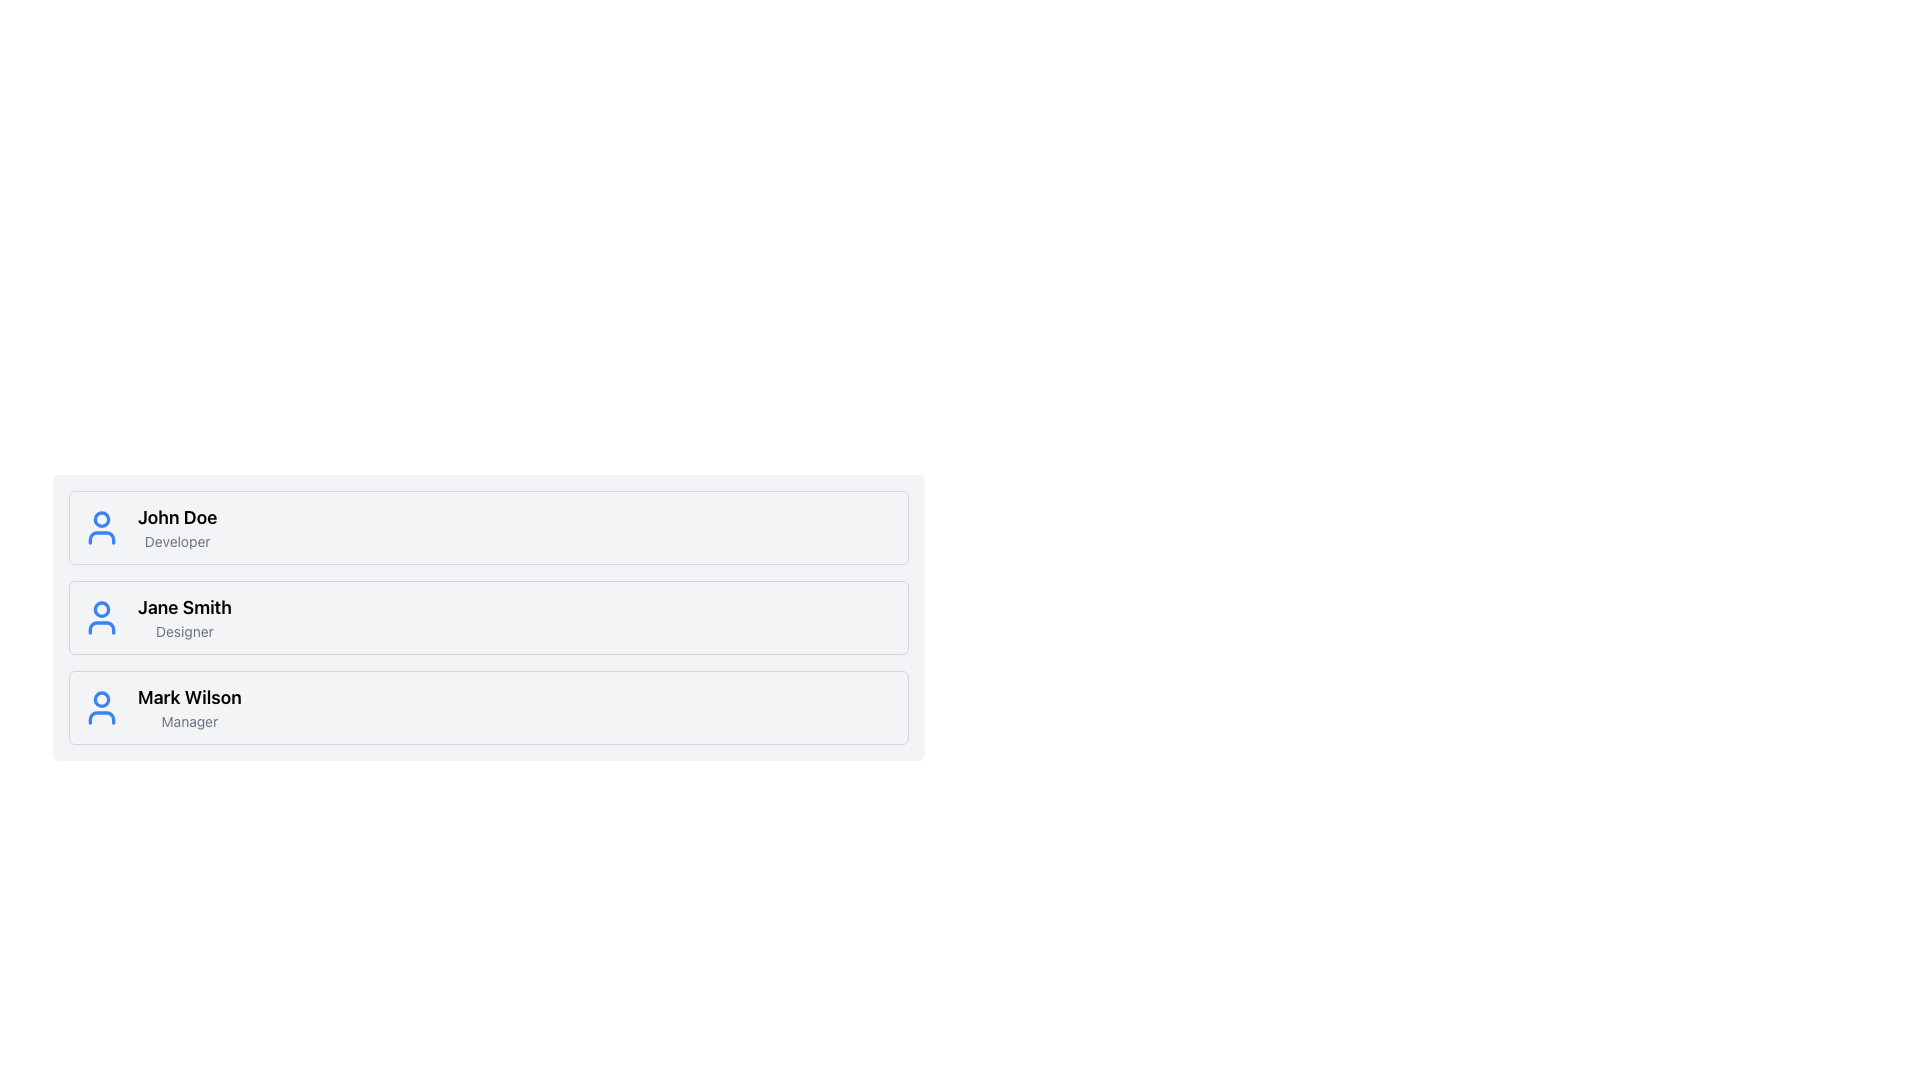 The height and width of the screenshot is (1080, 1920). I want to click on the text element indicating the role designation of 'Manager' located below 'Mark Wilson' in the list of names, so click(189, 721).